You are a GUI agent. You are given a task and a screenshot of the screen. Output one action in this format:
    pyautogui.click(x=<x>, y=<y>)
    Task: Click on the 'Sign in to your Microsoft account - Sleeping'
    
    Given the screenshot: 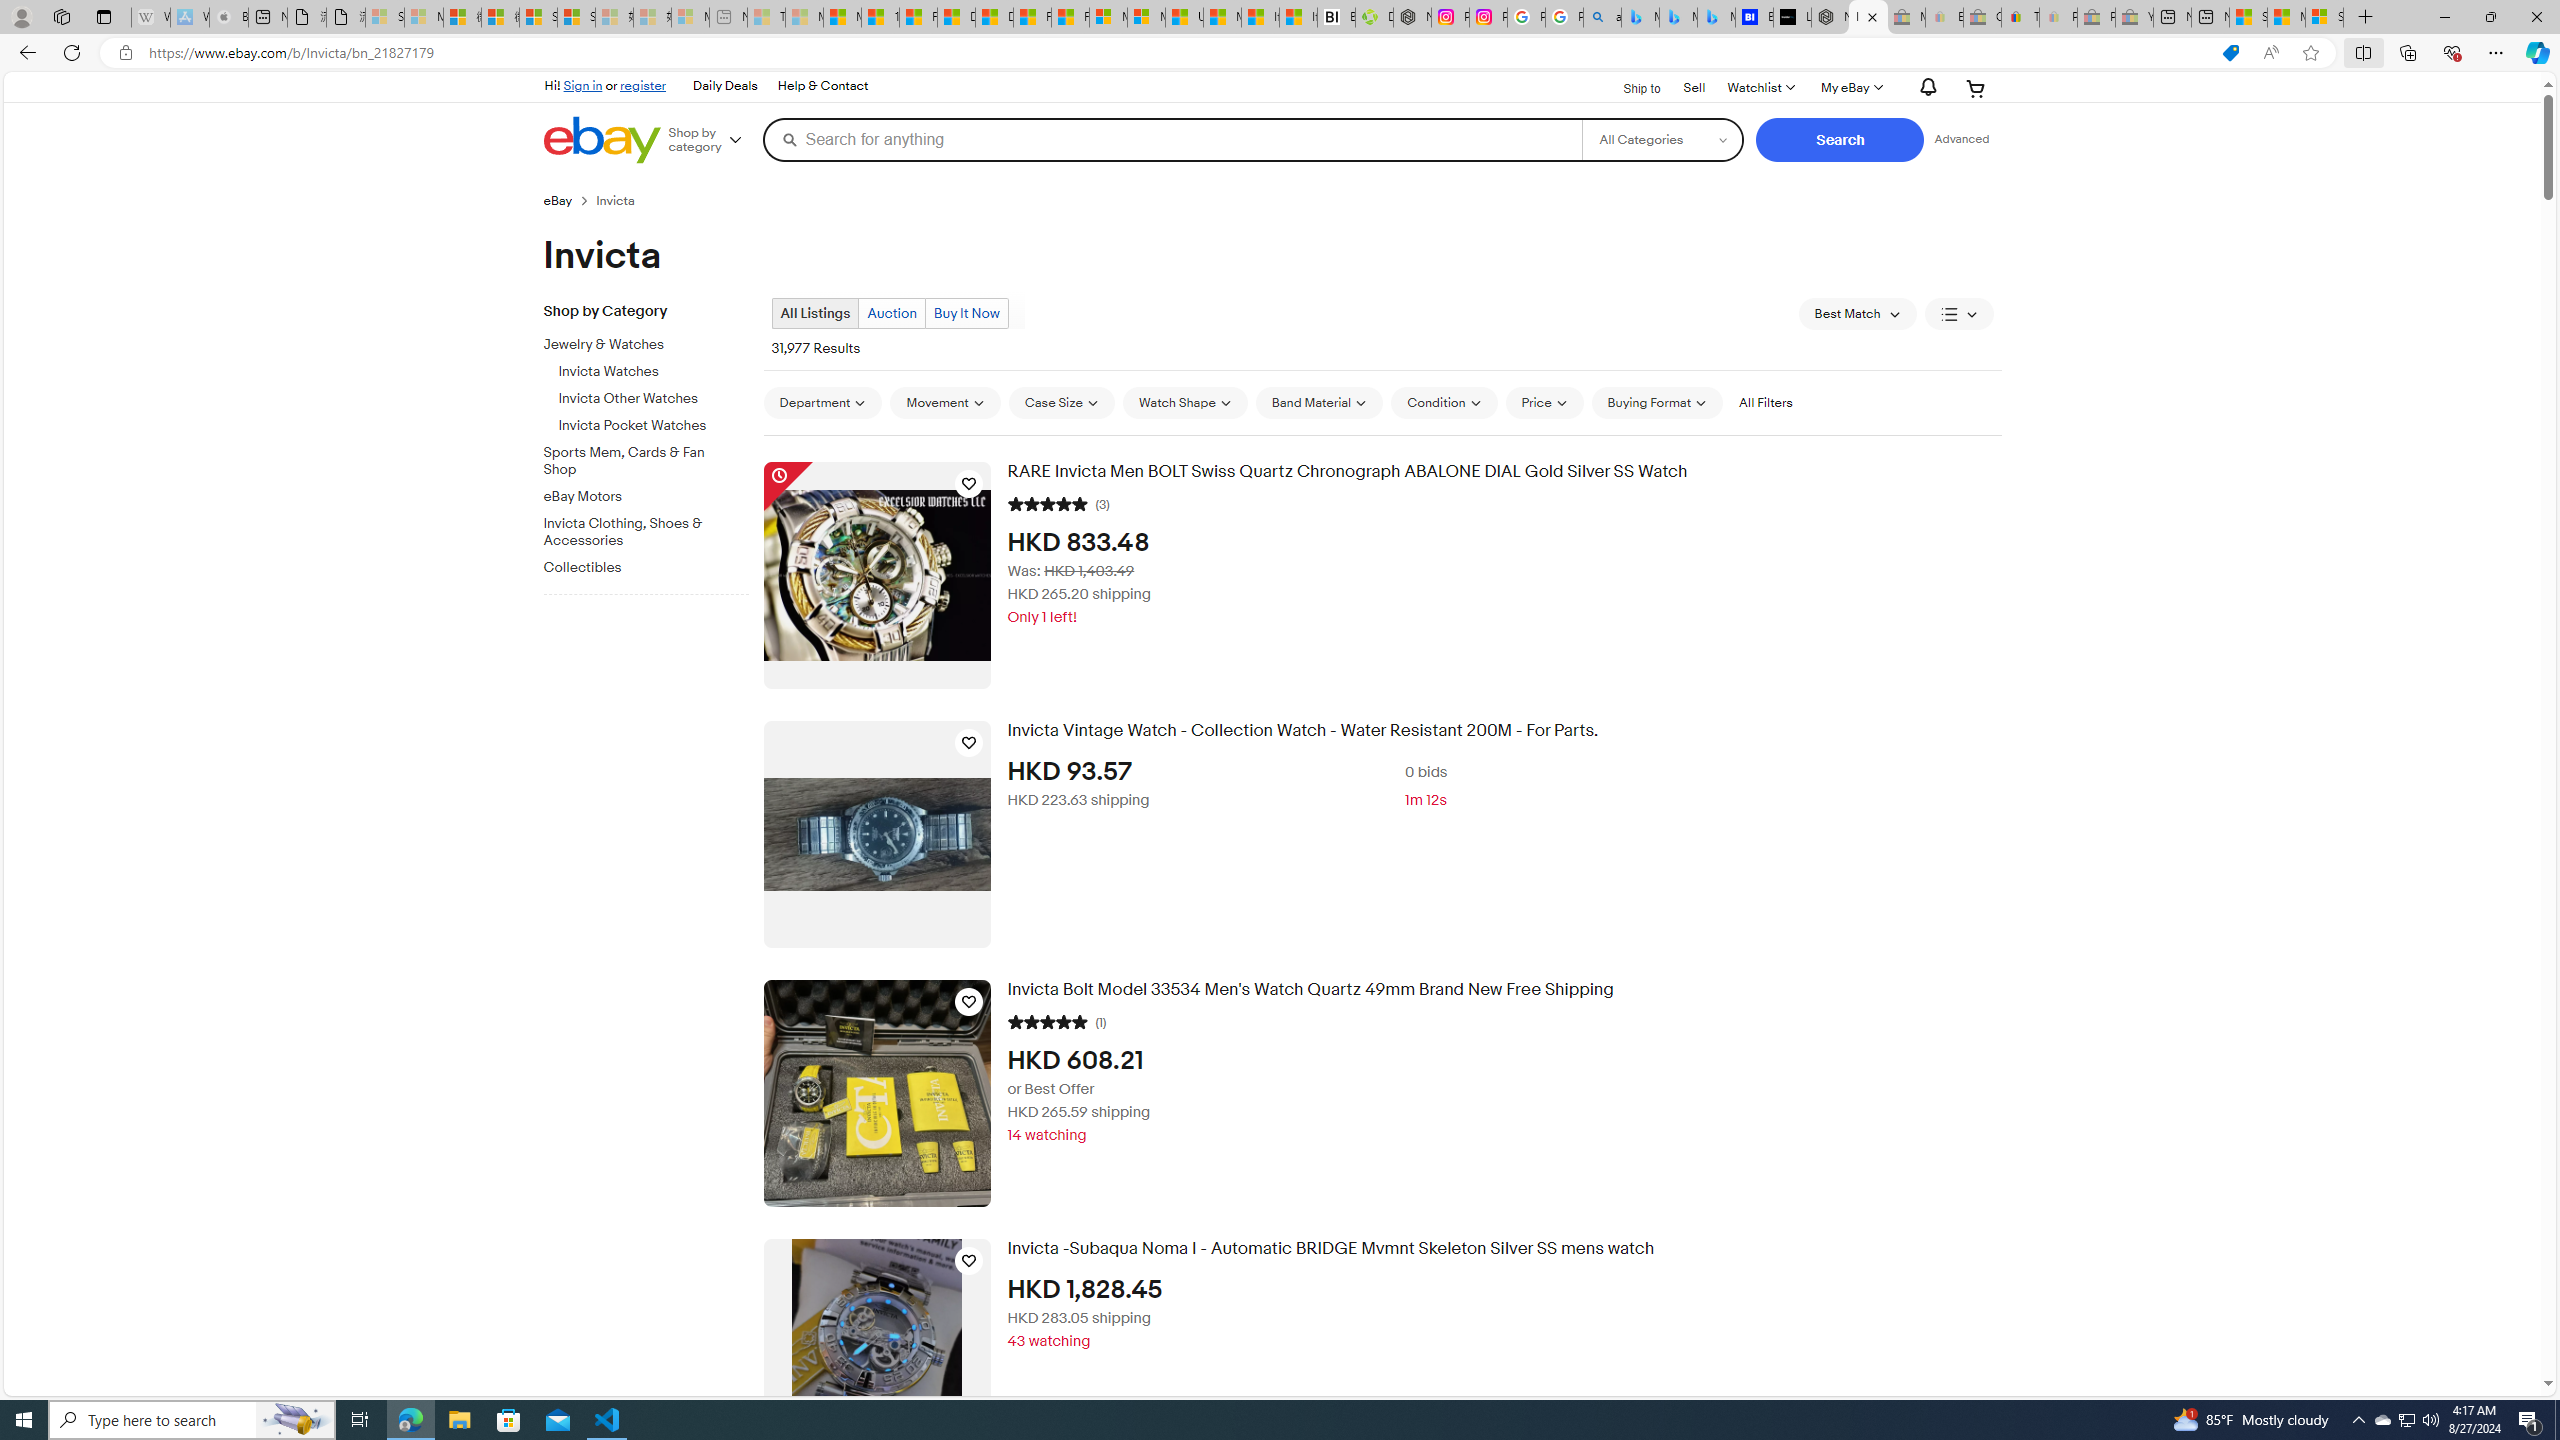 What is the action you would take?
    pyautogui.click(x=383, y=16)
    